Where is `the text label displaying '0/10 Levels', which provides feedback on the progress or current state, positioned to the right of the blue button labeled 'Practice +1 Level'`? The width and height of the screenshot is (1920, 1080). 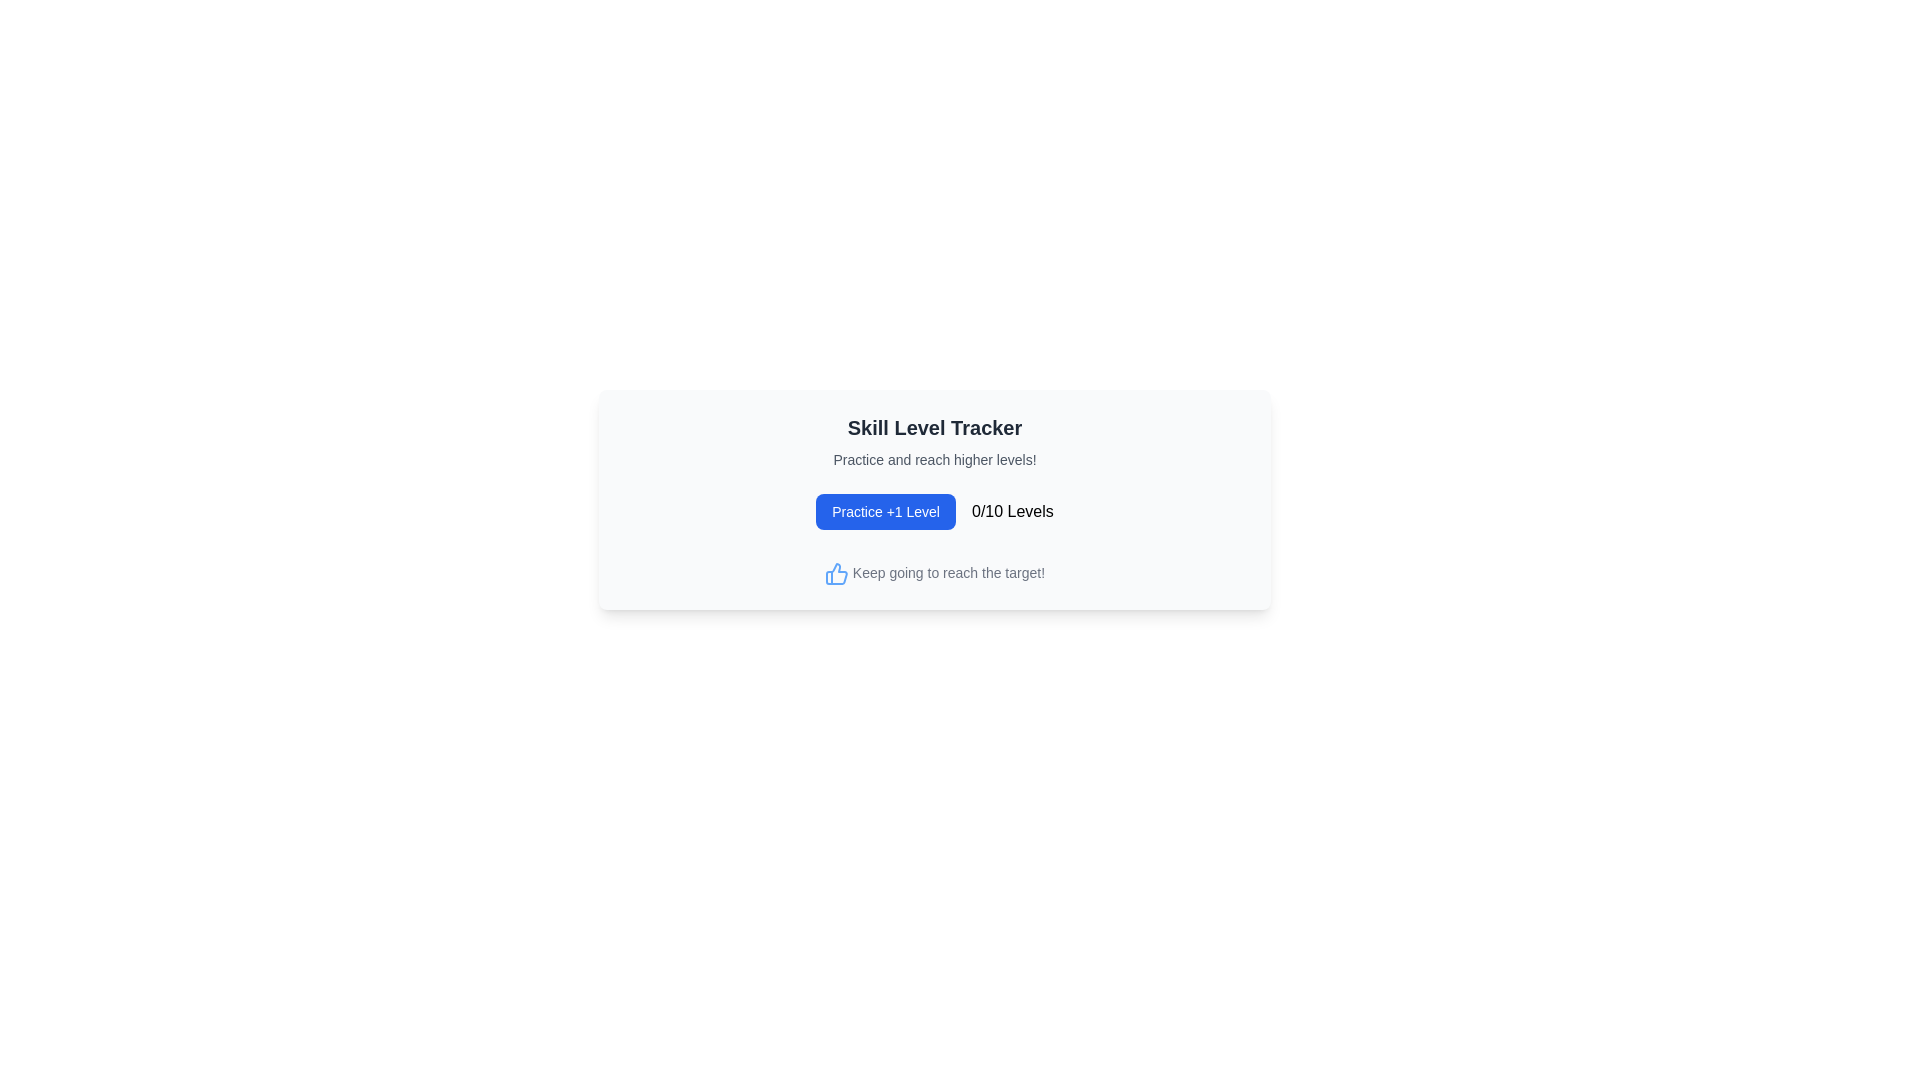 the text label displaying '0/10 Levels', which provides feedback on the progress or current state, positioned to the right of the blue button labeled 'Practice +1 Level' is located at coordinates (1012, 511).